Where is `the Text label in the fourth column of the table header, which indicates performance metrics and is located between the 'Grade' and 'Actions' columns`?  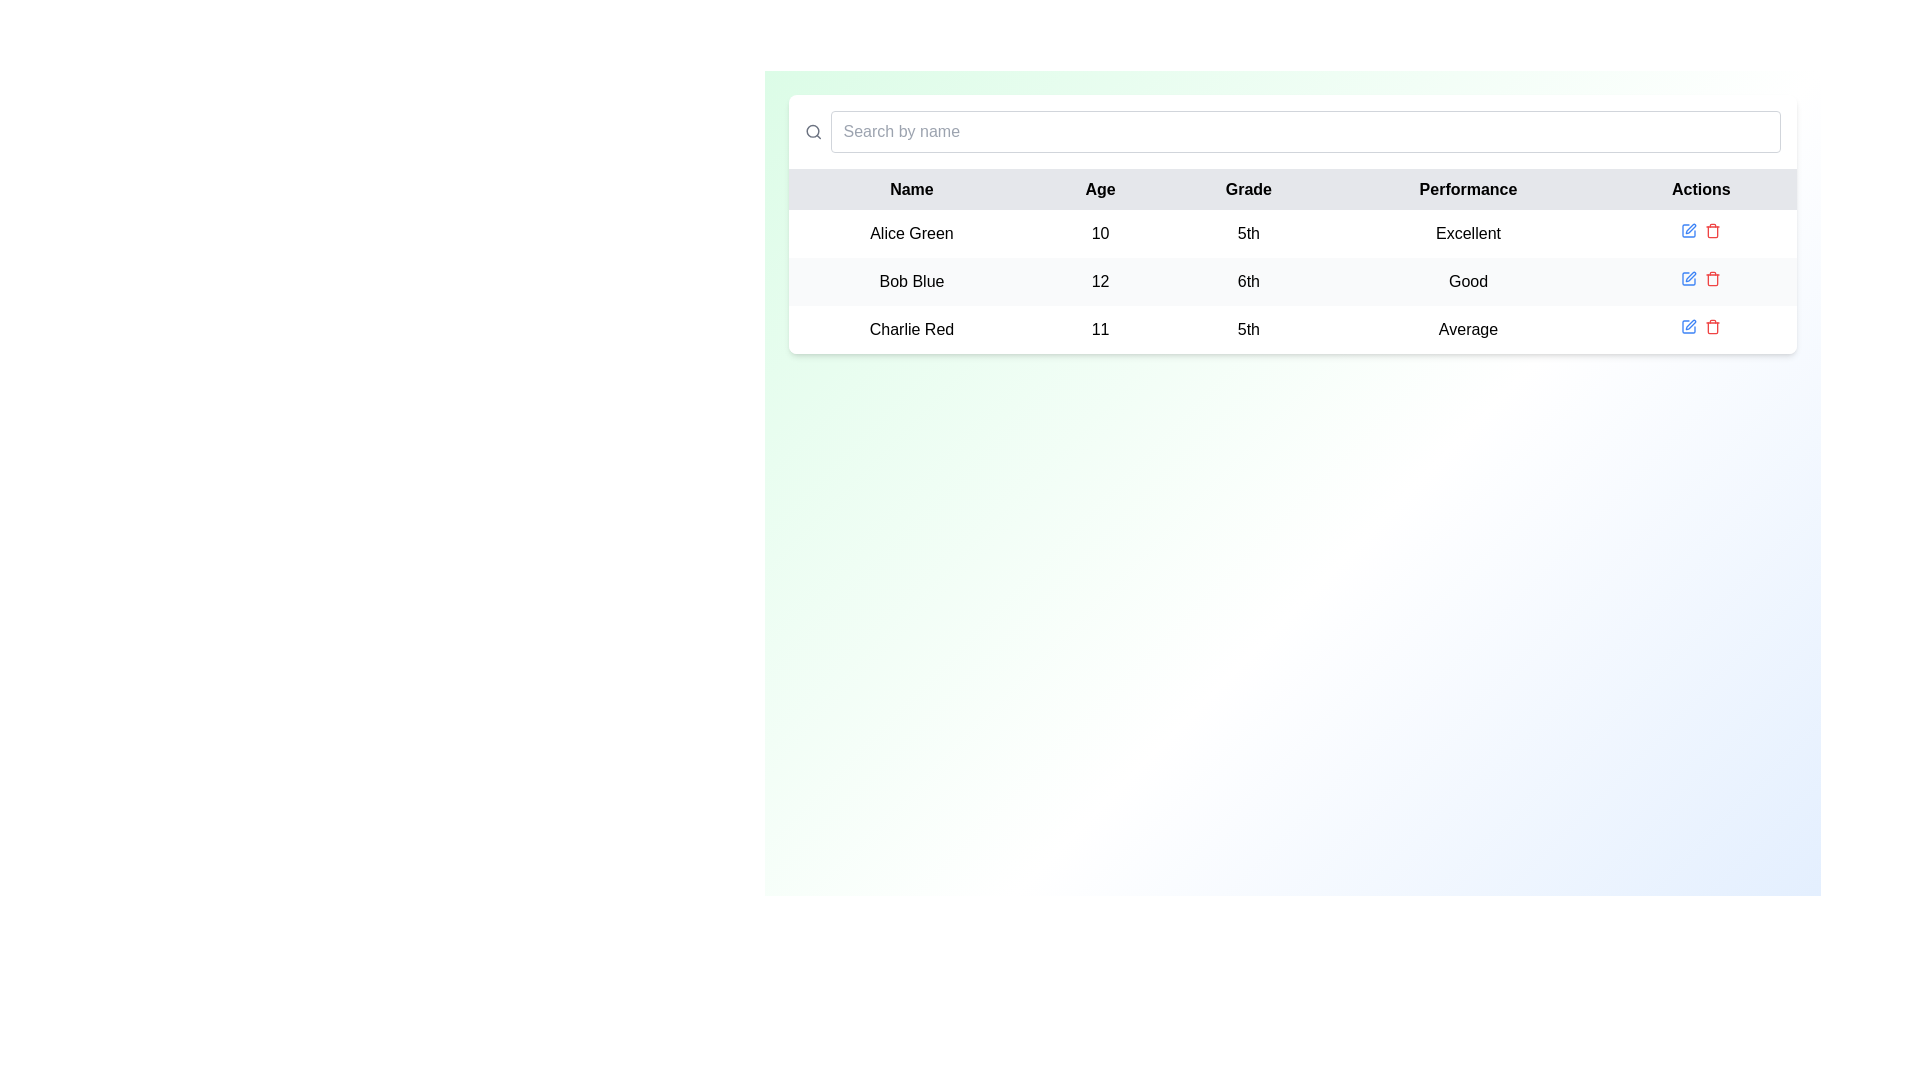
the Text label in the fourth column of the table header, which indicates performance metrics and is located between the 'Grade' and 'Actions' columns is located at coordinates (1468, 189).